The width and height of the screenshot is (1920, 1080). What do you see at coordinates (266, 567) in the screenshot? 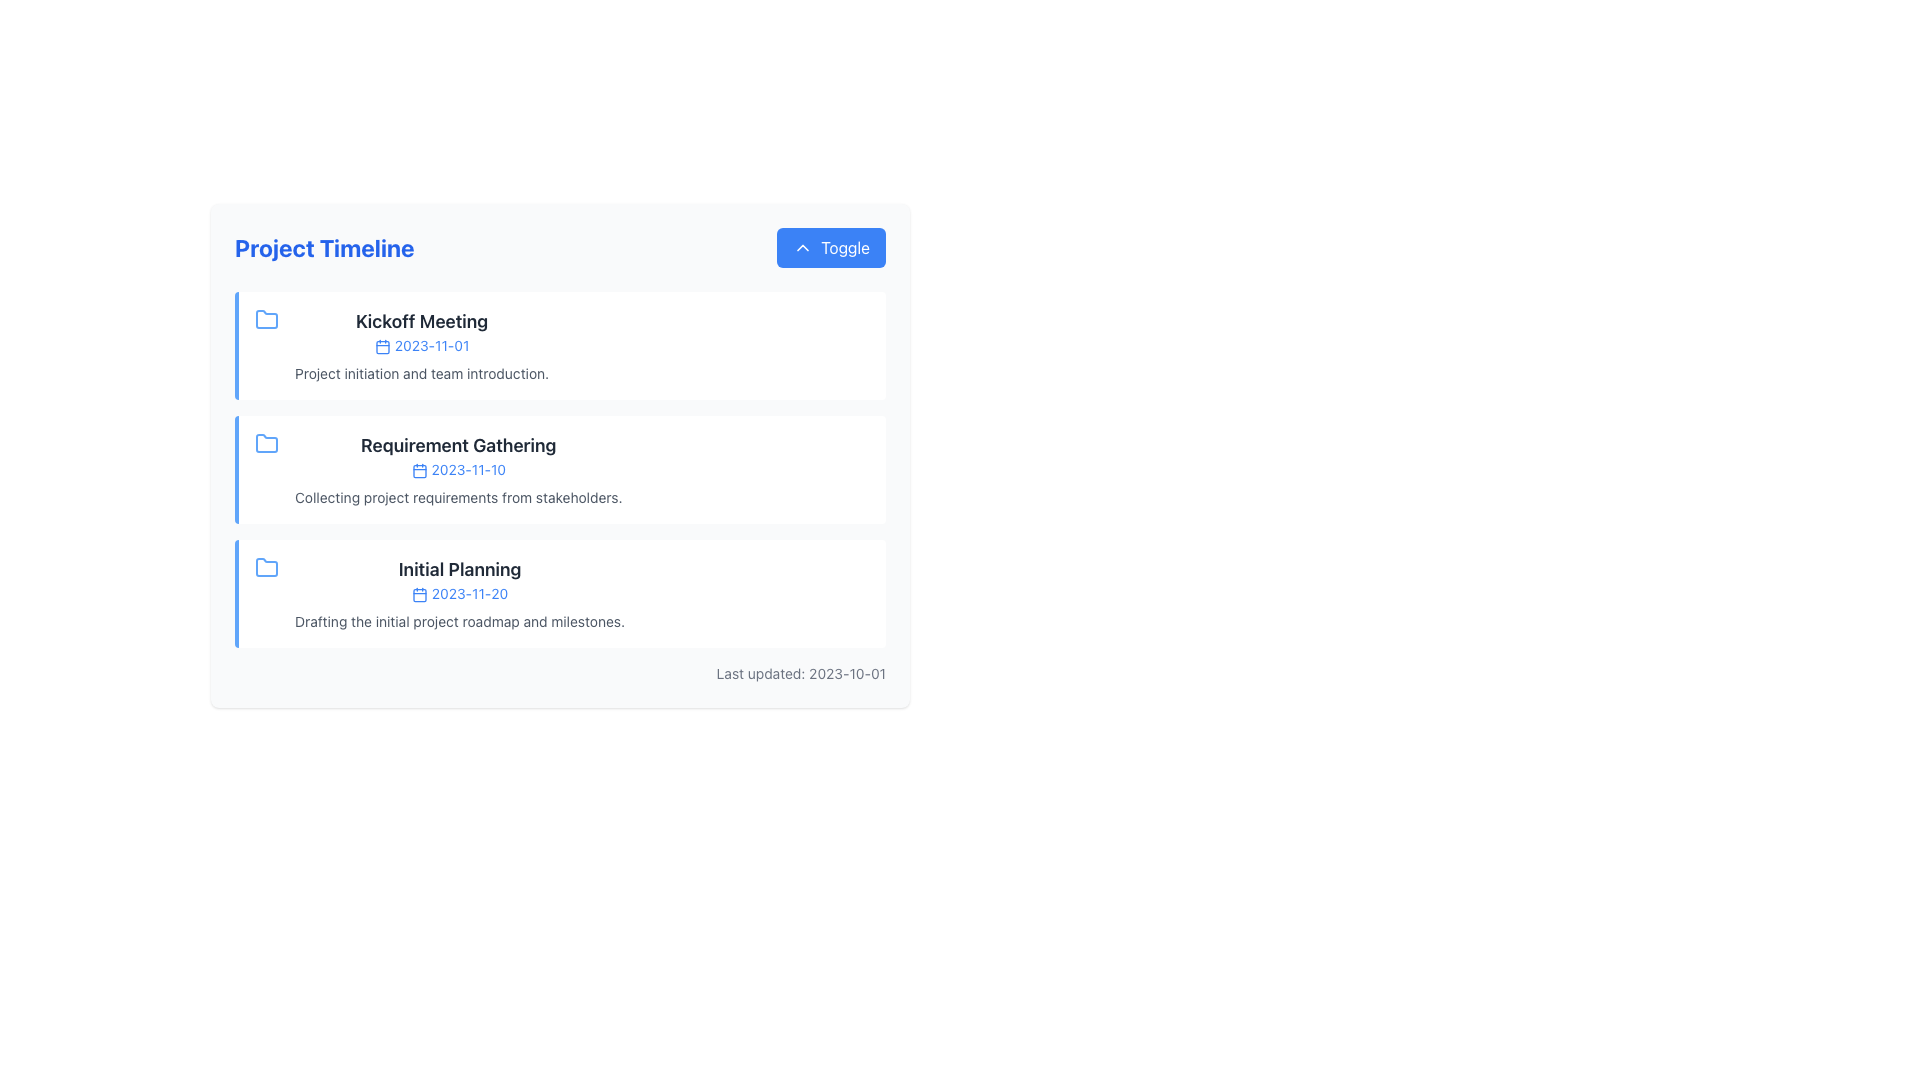
I see `the folder icon located to the left of the 'Initial Planning' heading in the third entry of the timeline list, which is positioned in the lower segment of the timeline component` at bounding box center [266, 567].